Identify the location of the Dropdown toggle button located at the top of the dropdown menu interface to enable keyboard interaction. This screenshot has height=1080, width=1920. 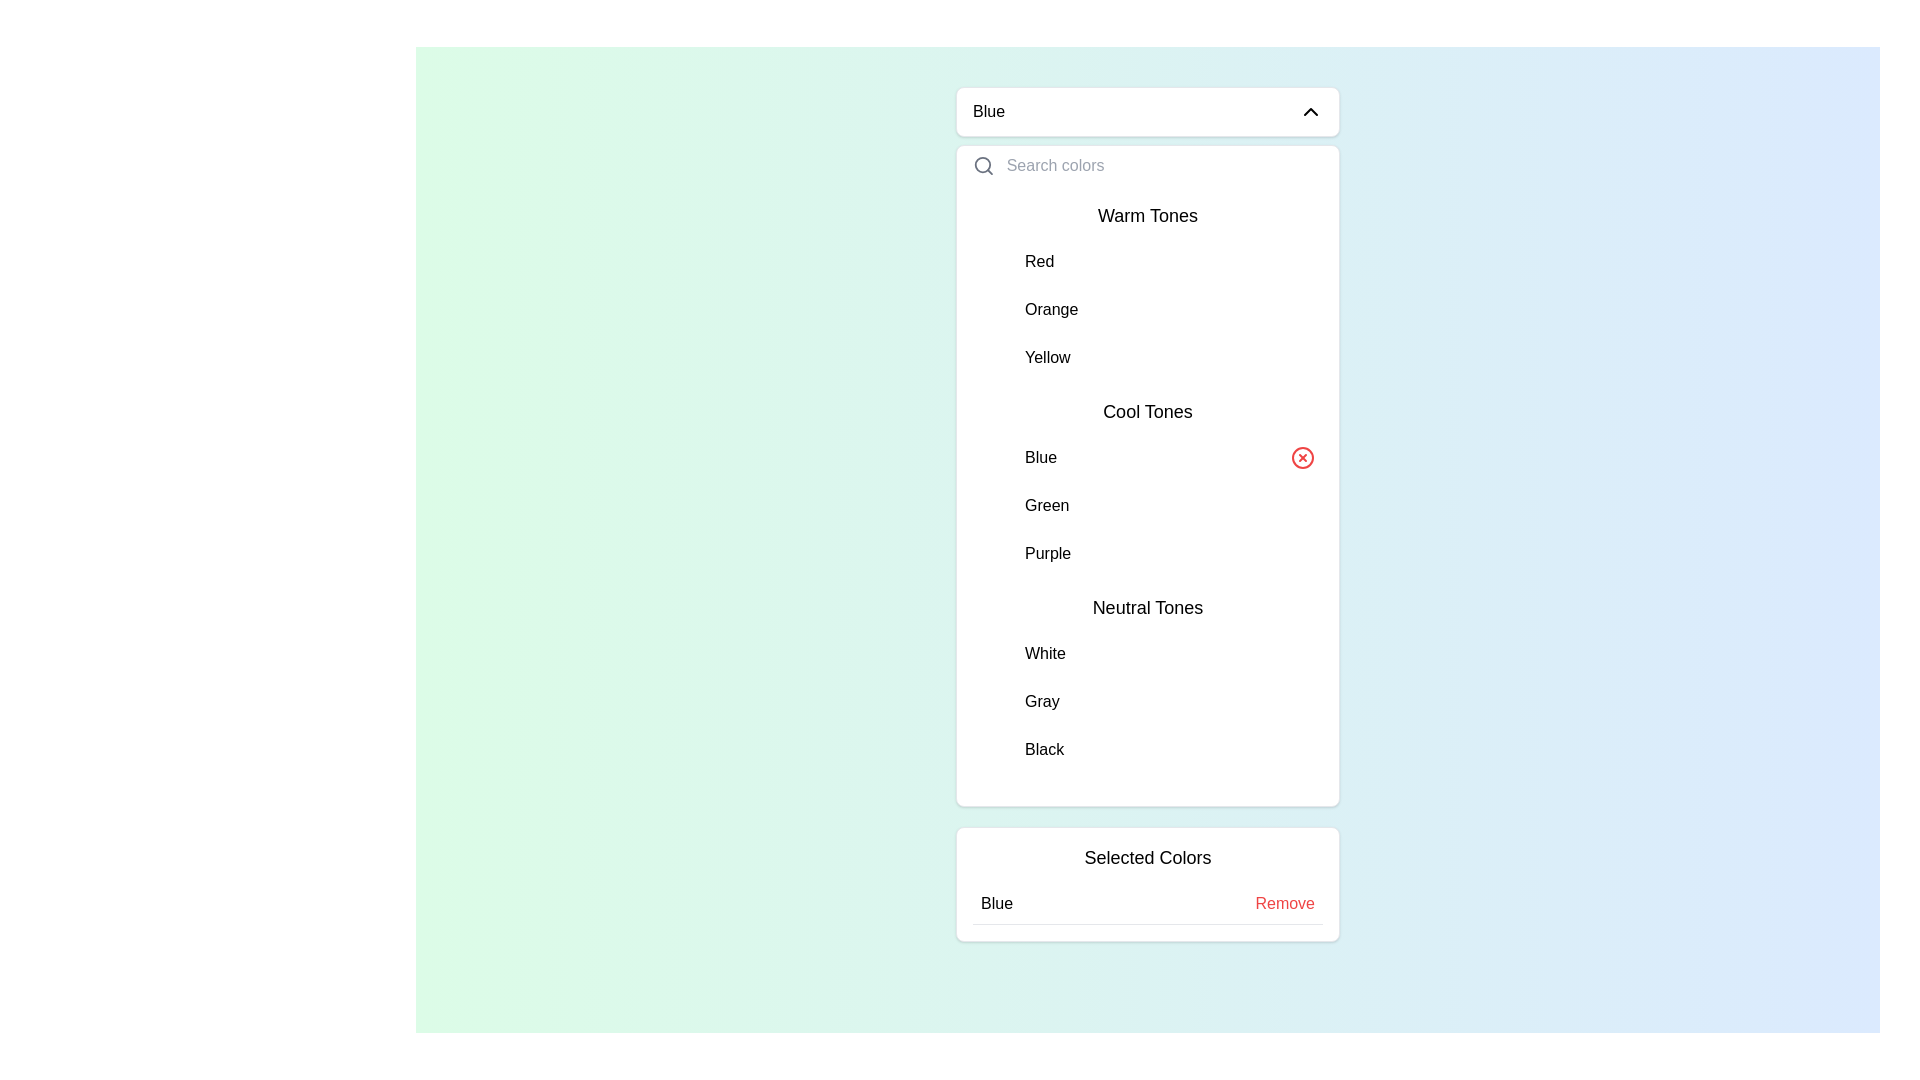
(1147, 111).